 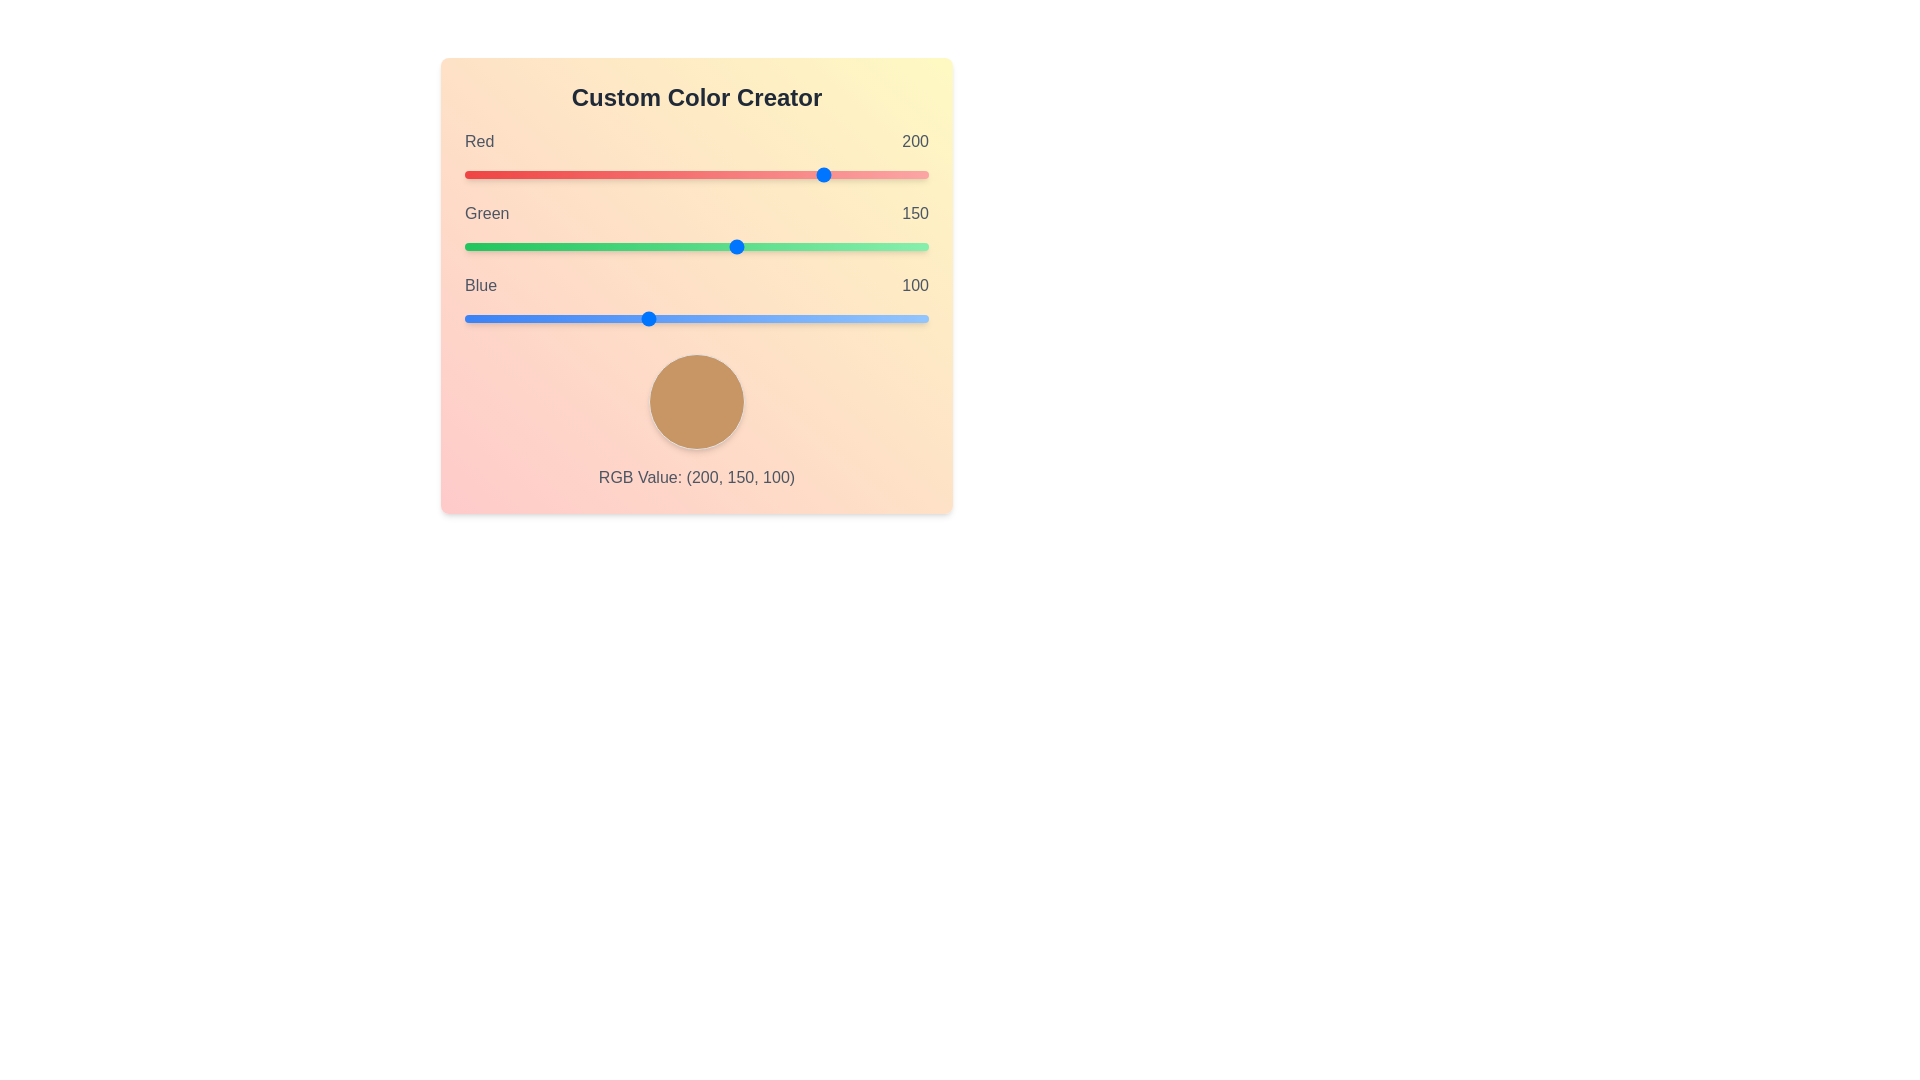 What do you see at coordinates (838, 173) in the screenshot?
I see `the red slider to set the red value to 205` at bounding box center [838, 173].